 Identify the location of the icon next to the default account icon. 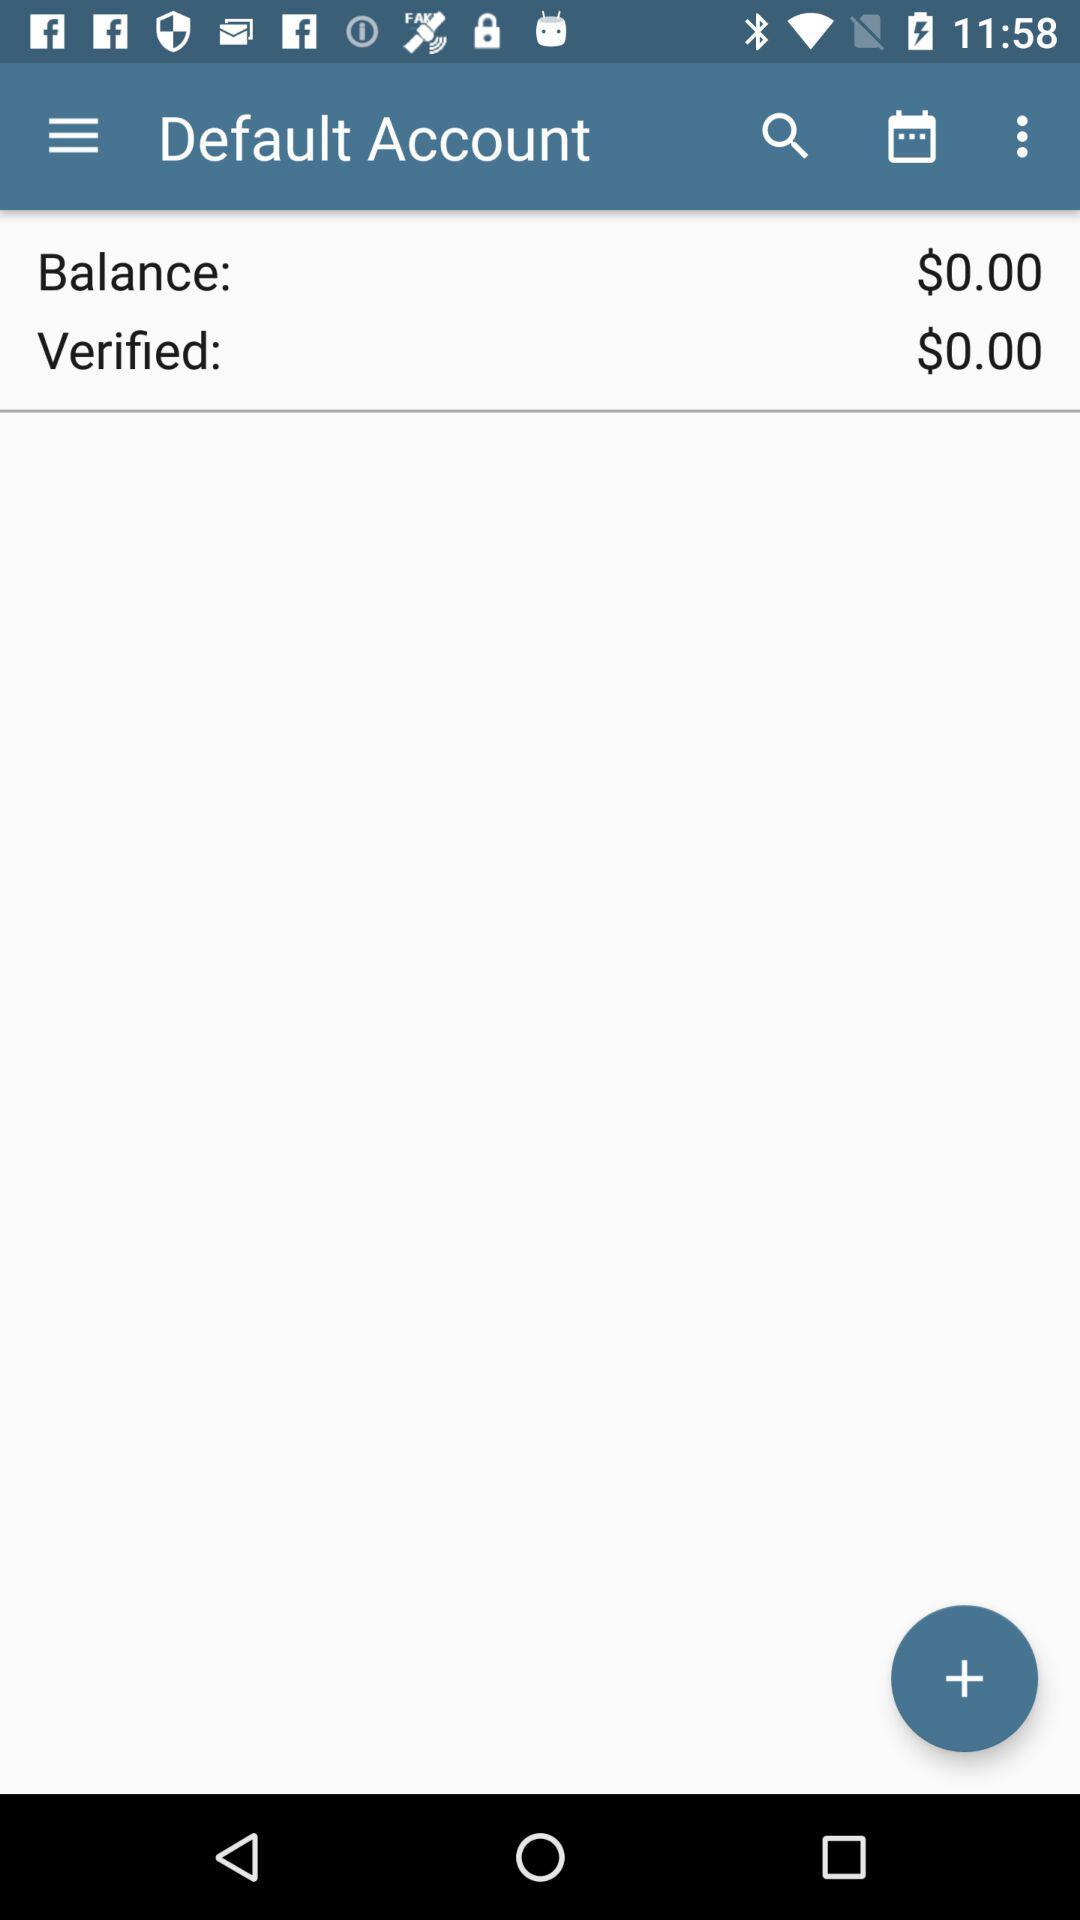
(72, 135).